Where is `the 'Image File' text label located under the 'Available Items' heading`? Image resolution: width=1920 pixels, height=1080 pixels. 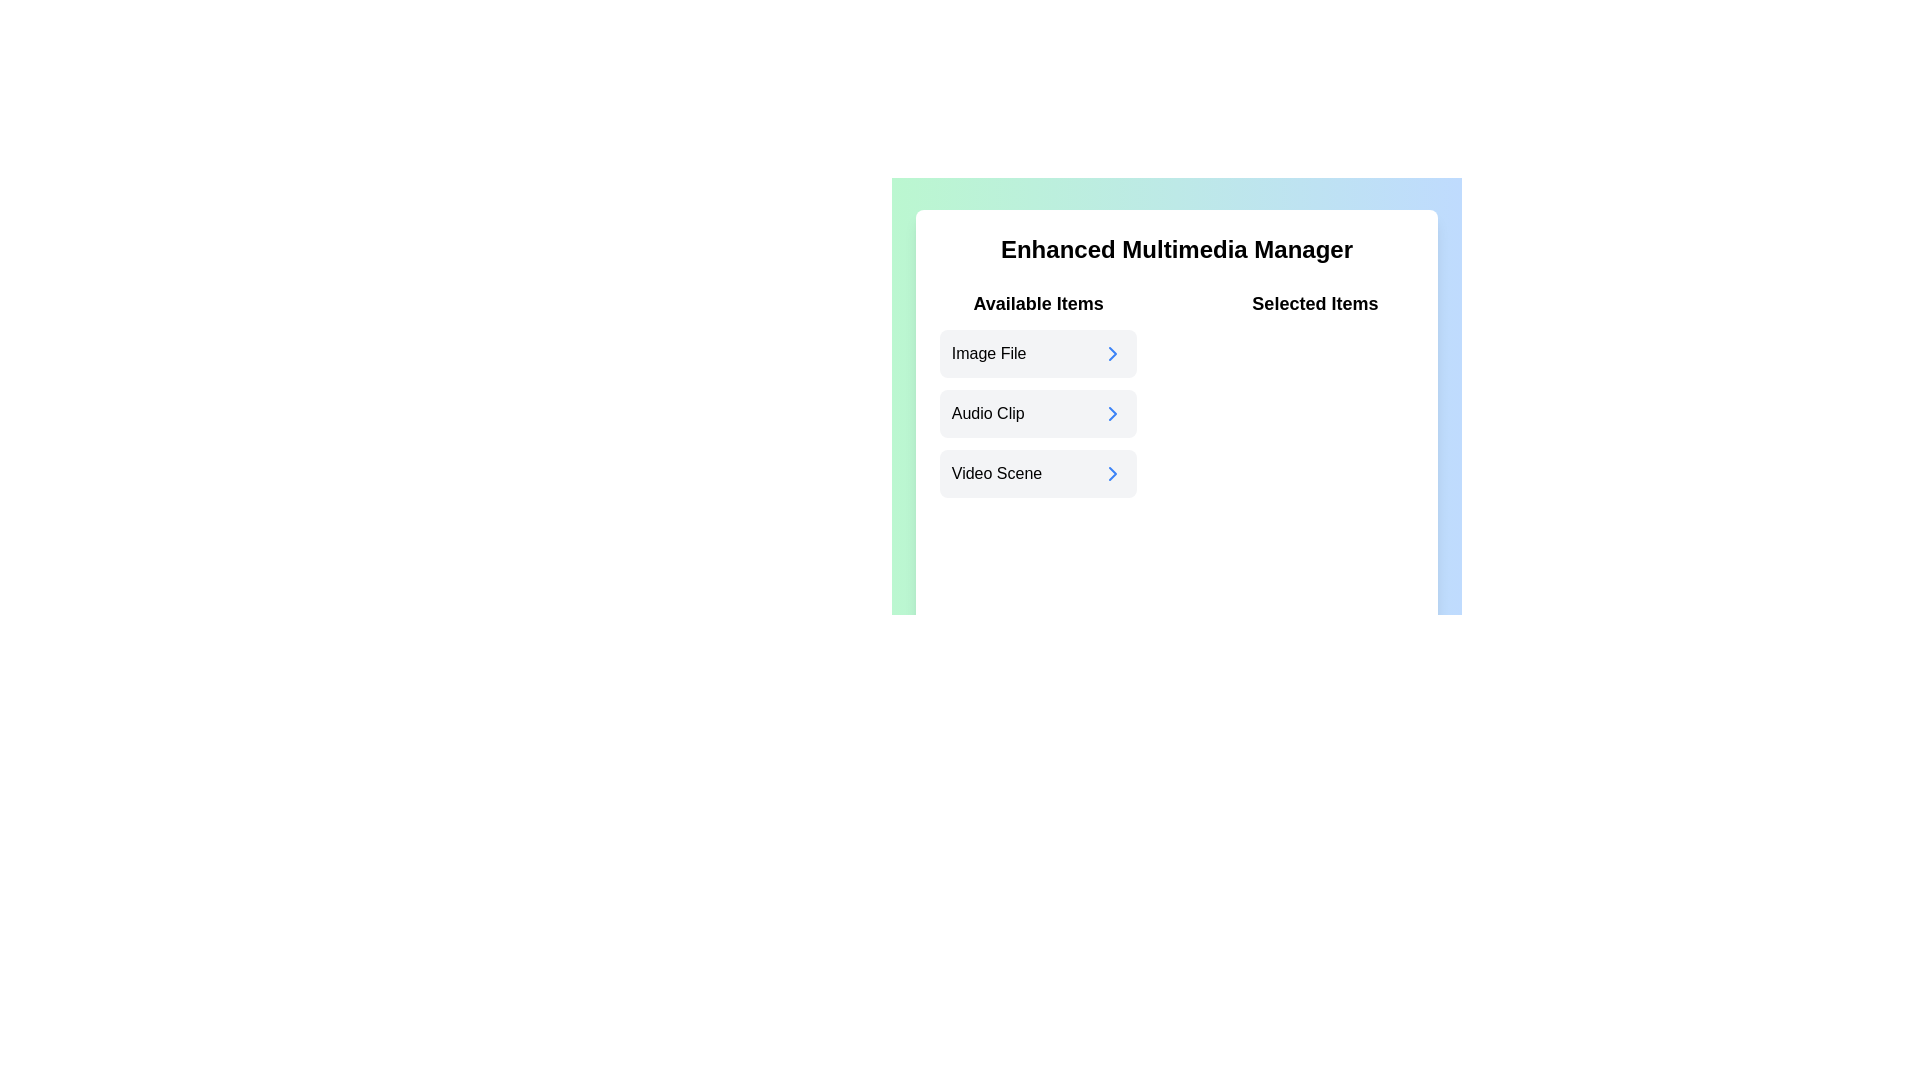
the 'Image File' text label located under the 'Available Items' heading is located at coordinates (989, 353).